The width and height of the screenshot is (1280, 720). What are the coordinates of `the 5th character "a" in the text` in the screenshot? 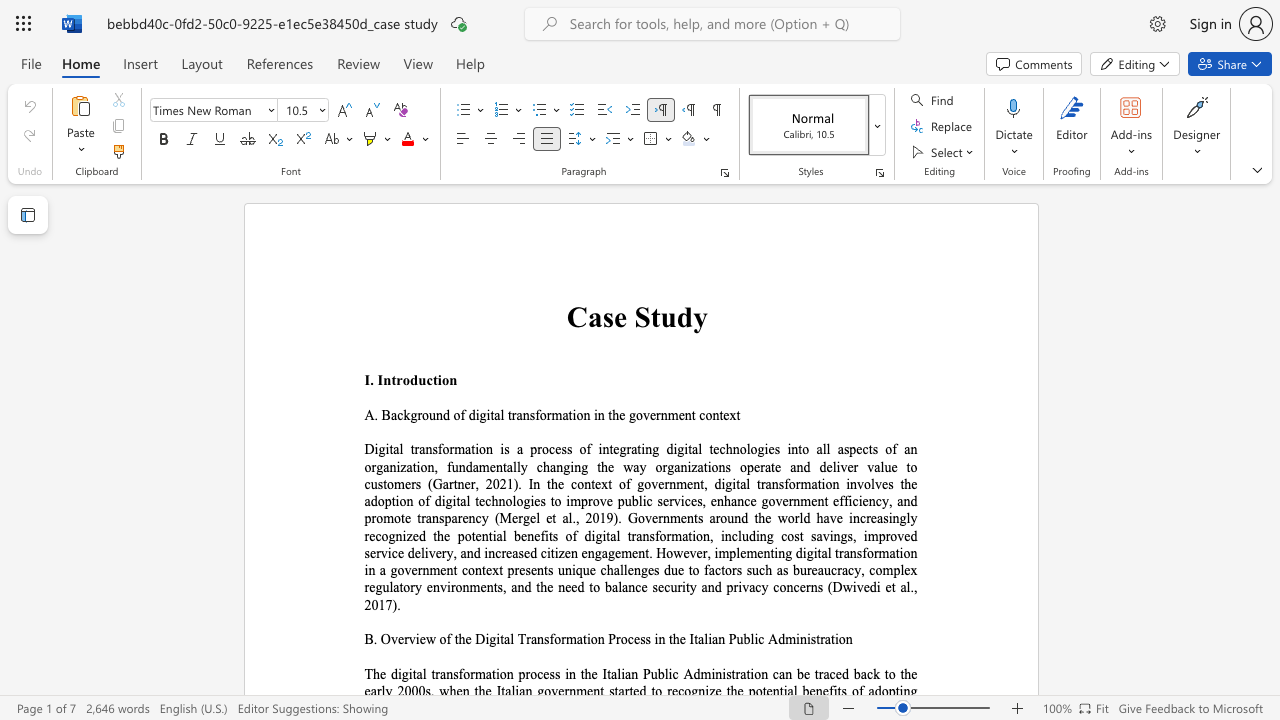 It's located at (633, 448).